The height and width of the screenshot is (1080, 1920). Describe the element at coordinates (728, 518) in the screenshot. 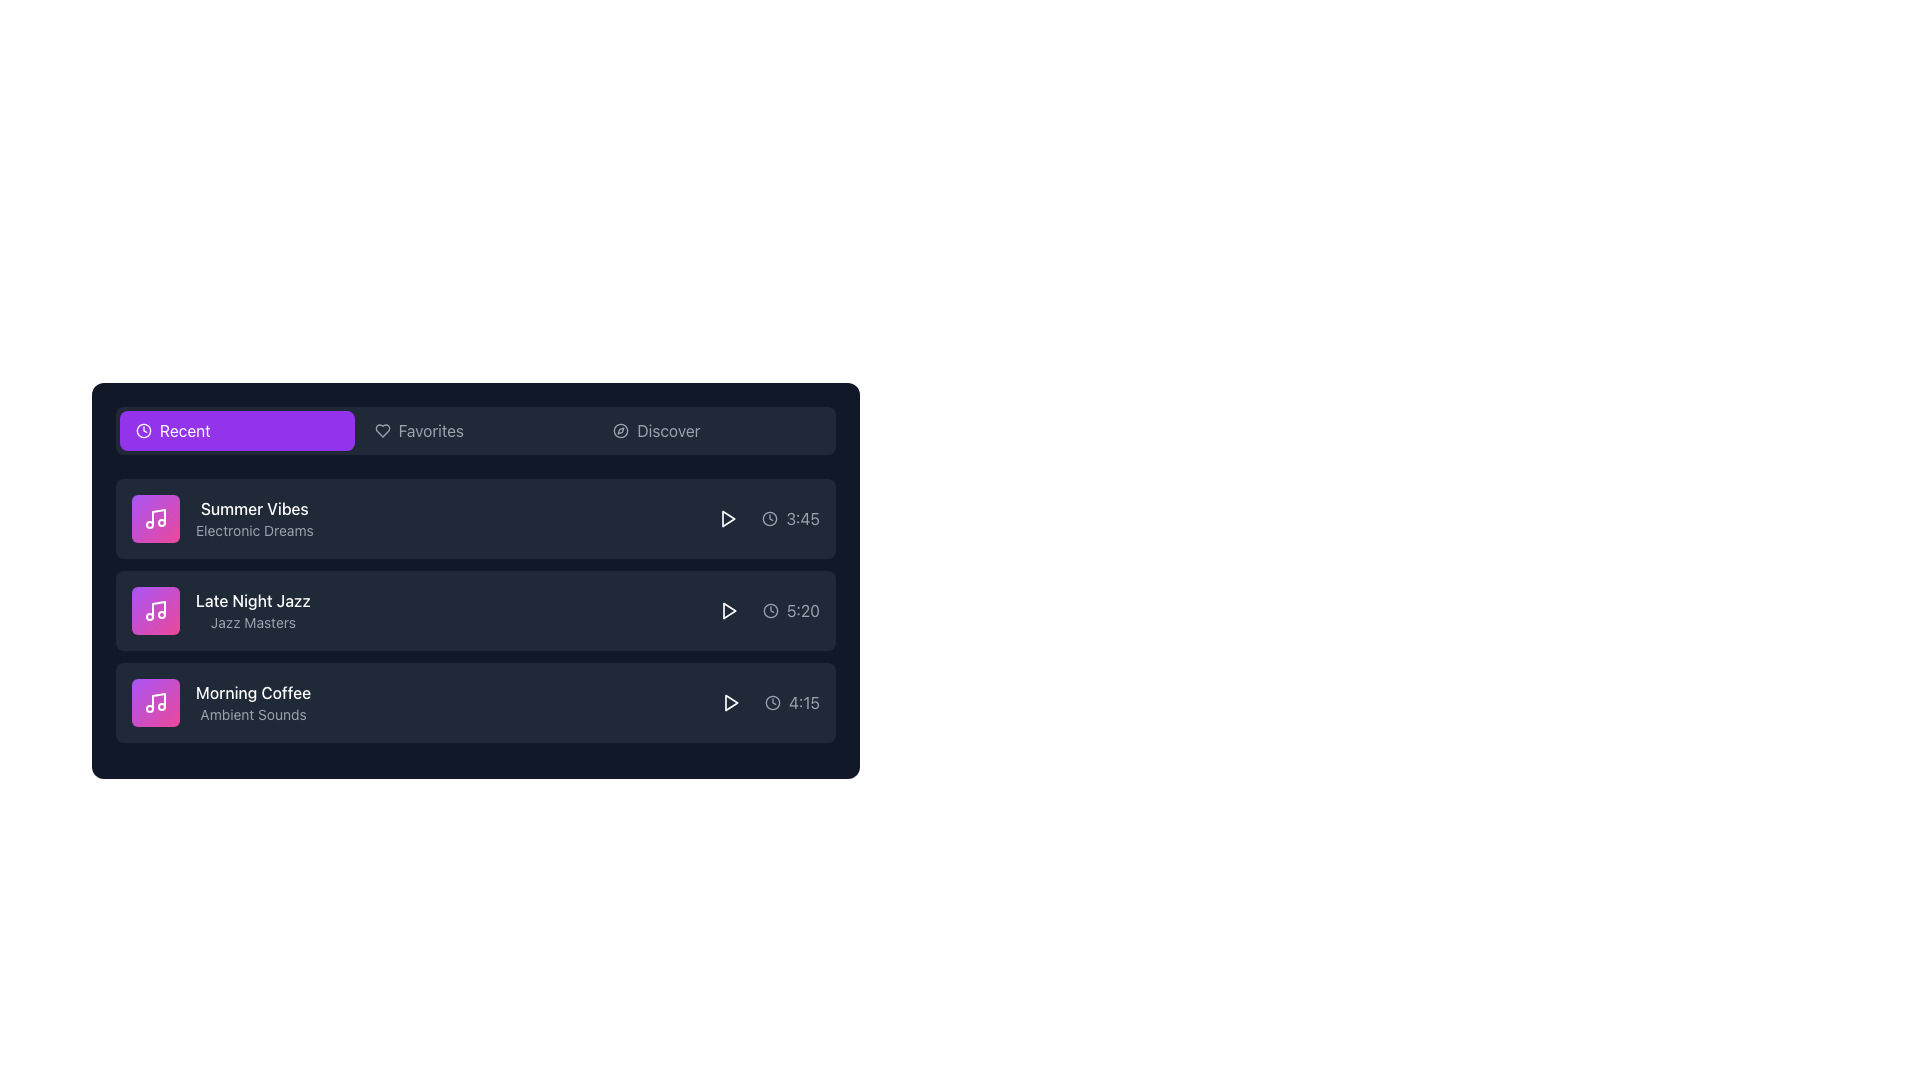

I see `the SVG graphical element resembling a play button` at that location.